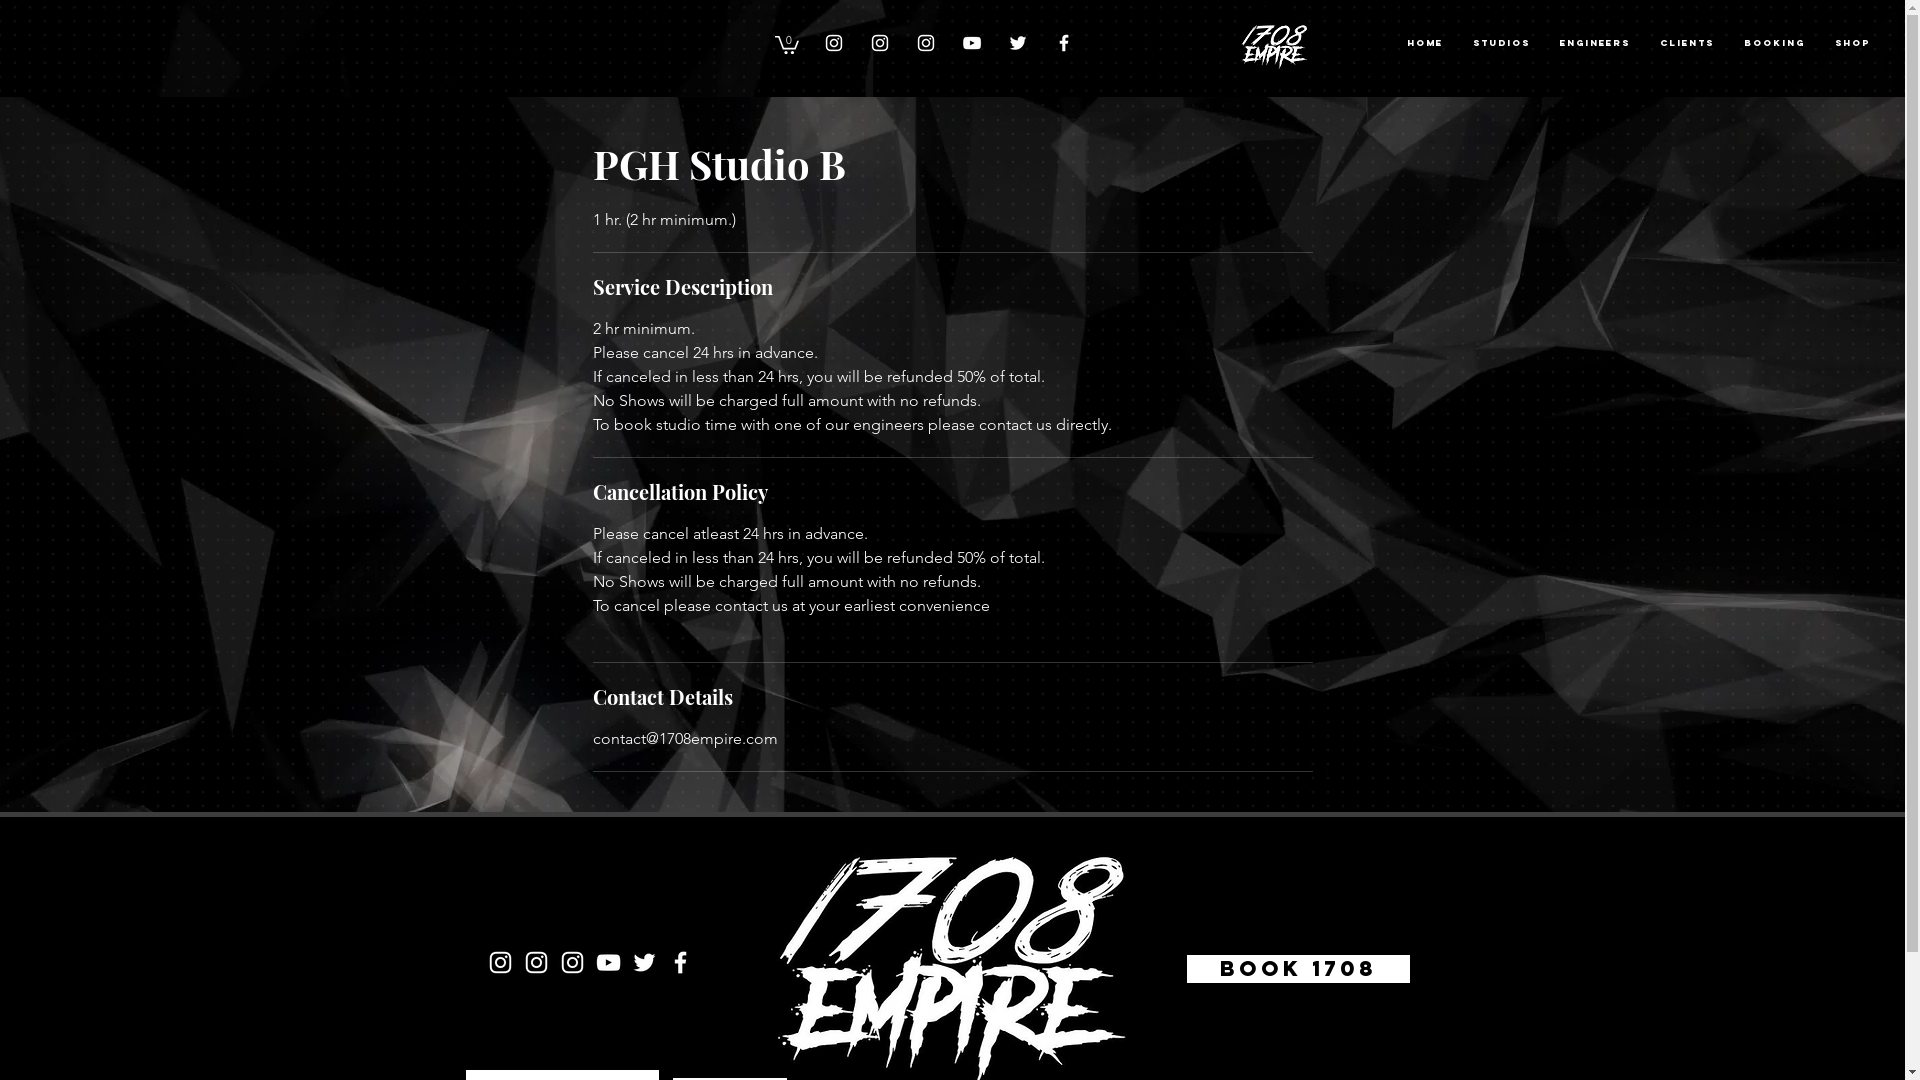  Describe the element at coordinates (786, 43) in the screenshot. I see `'0'` at that location.